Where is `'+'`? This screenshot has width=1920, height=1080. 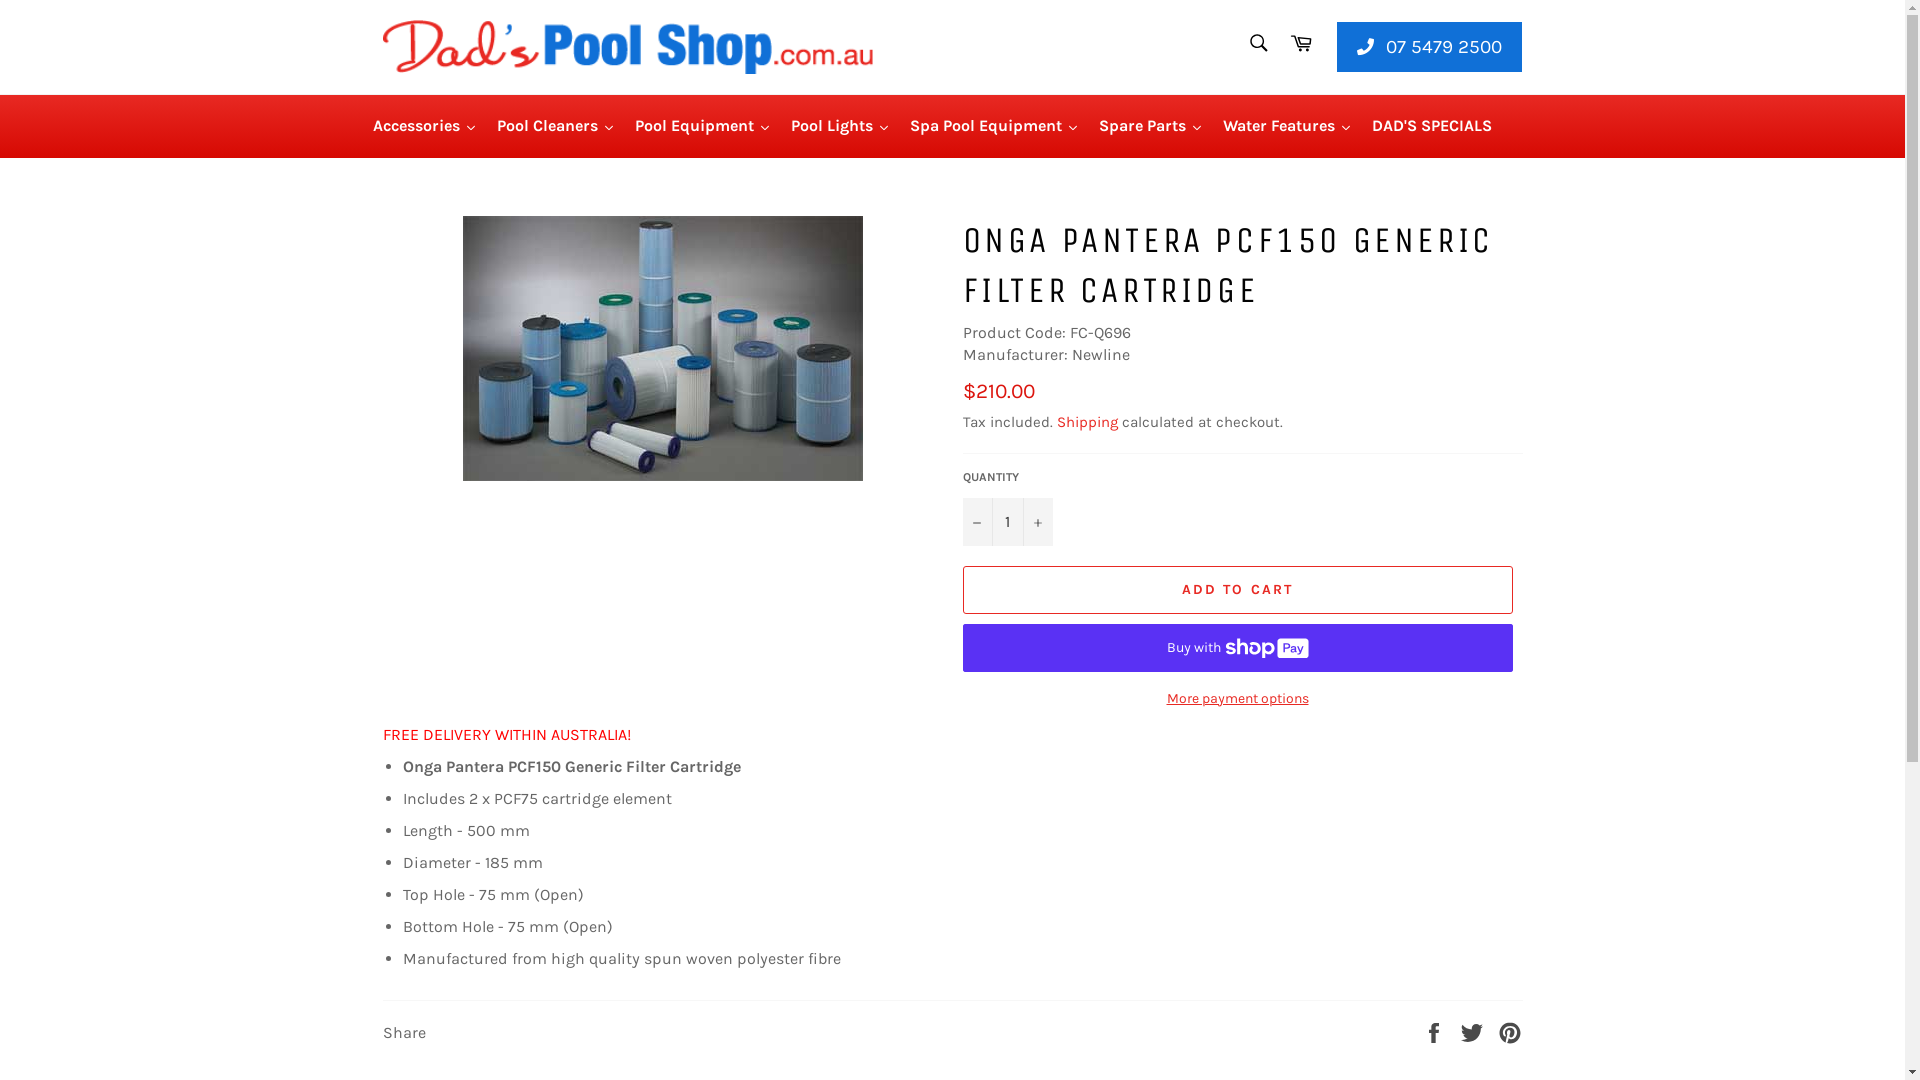 '+' is located at coordinates (1036, 520).